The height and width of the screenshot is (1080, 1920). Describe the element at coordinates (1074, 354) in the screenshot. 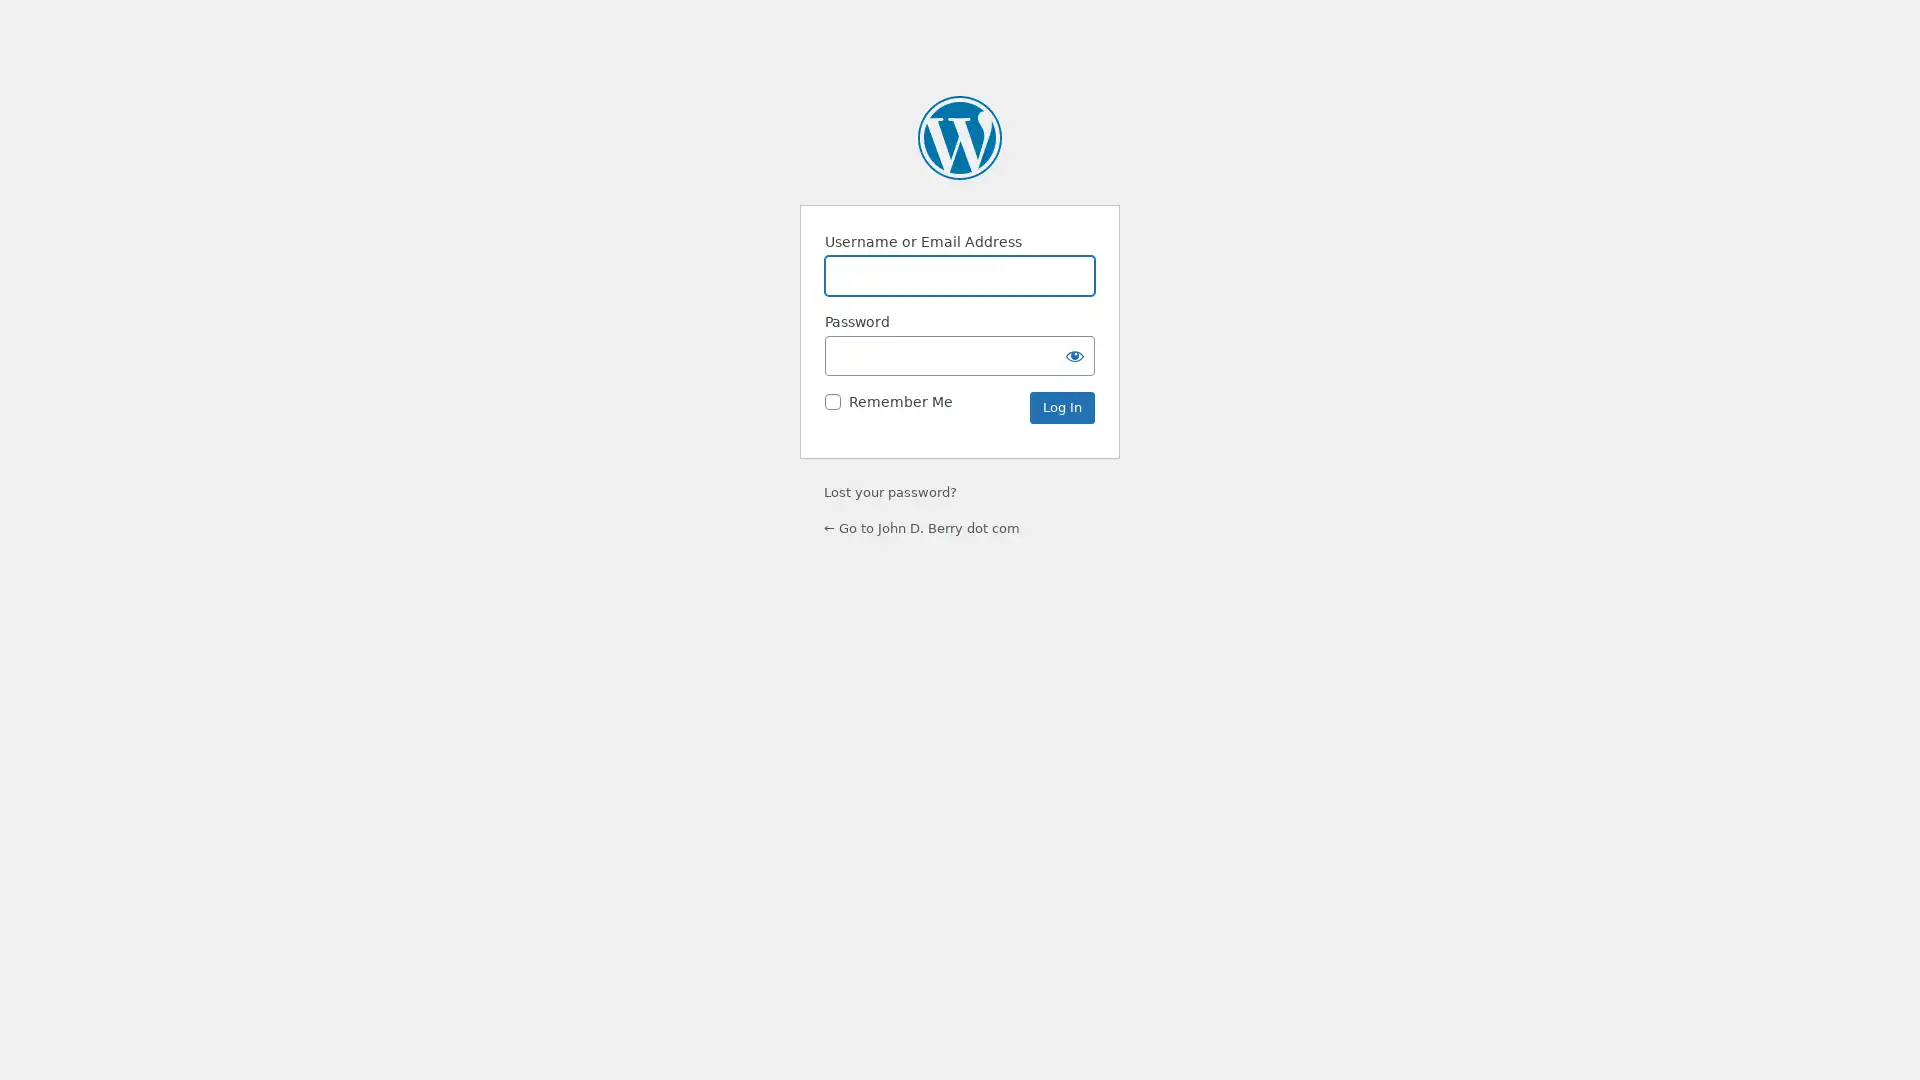

I see `Show password` at that location.